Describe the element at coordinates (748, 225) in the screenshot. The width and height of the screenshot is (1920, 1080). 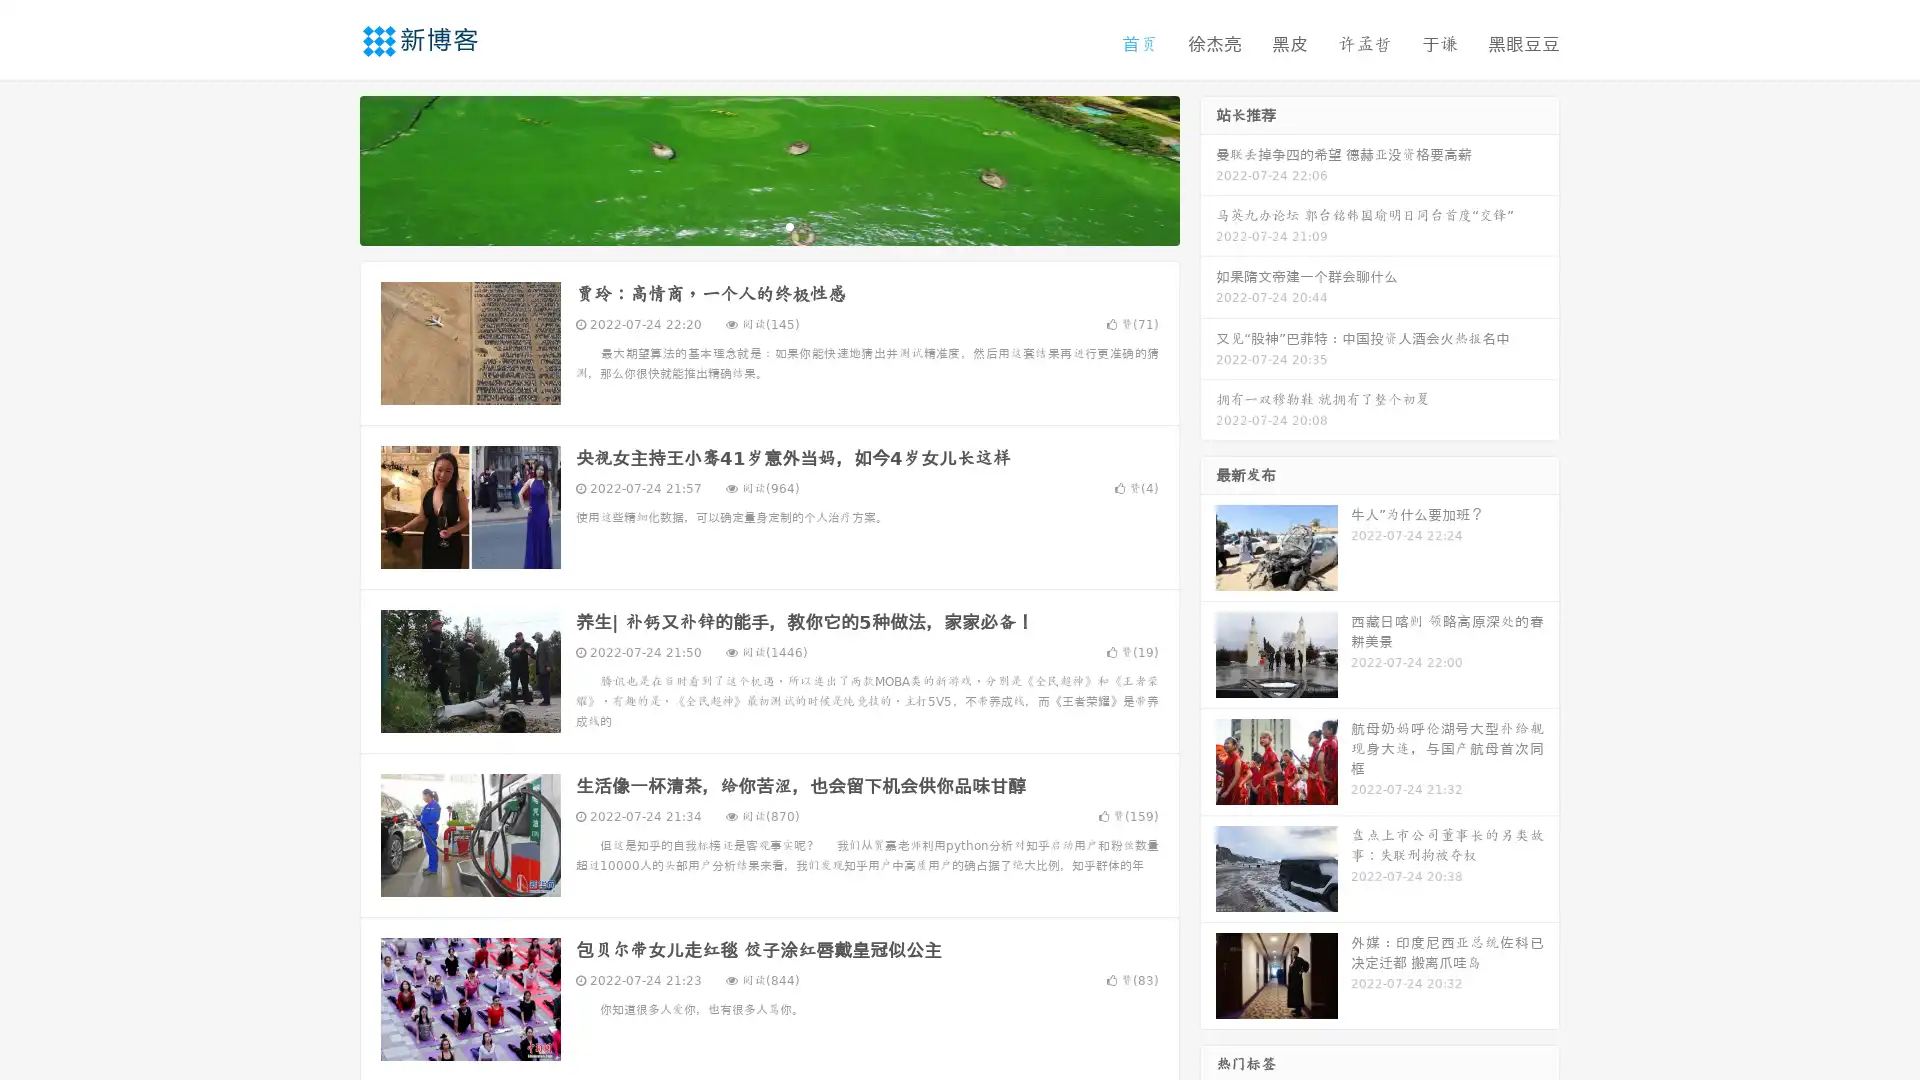
I see `Go to slide 1` at that location.